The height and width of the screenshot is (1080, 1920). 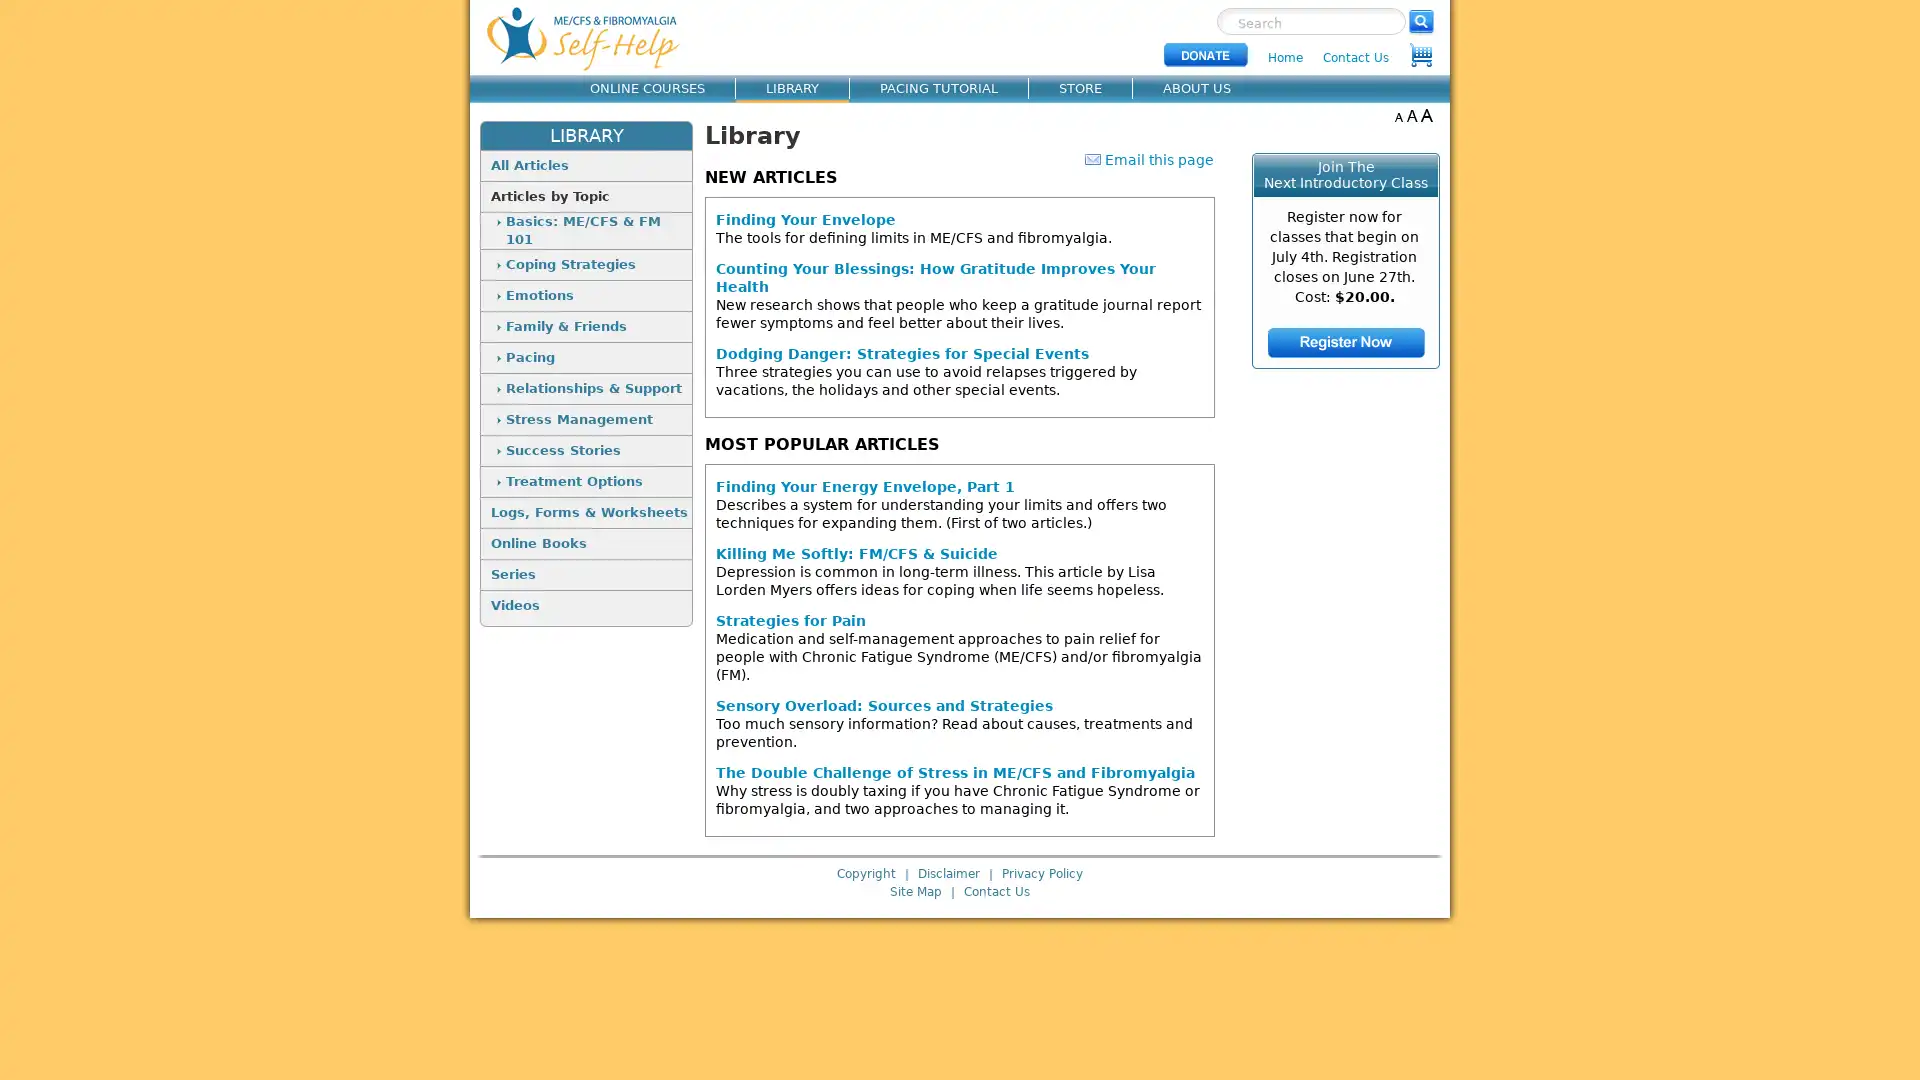 What do you see at coordinates (1411, 115) in the screenshot?
I see `A` at bounding box center [1411, 115].